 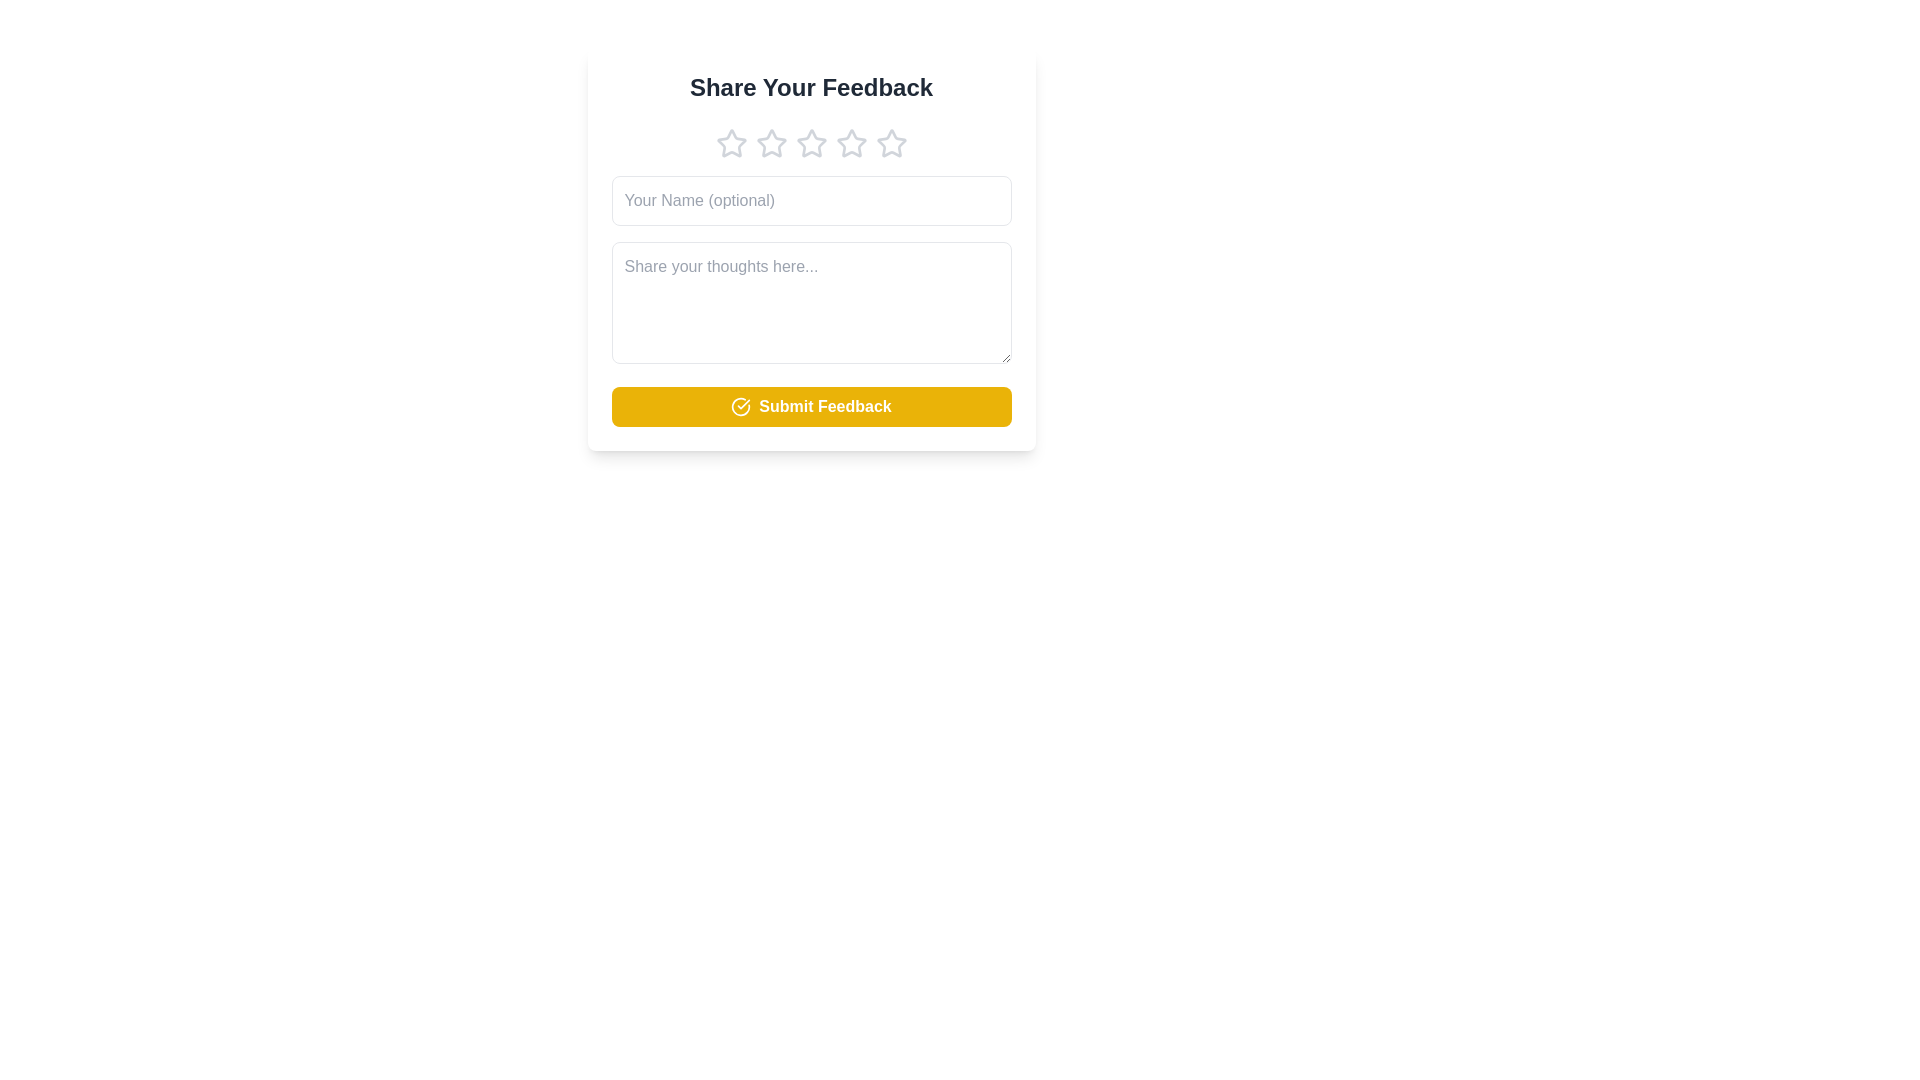 I want to click on the bold, centered title stating 'Share Your Feedback' that is prominently displayed at the top center of the interface, so click(x=811, y=87).